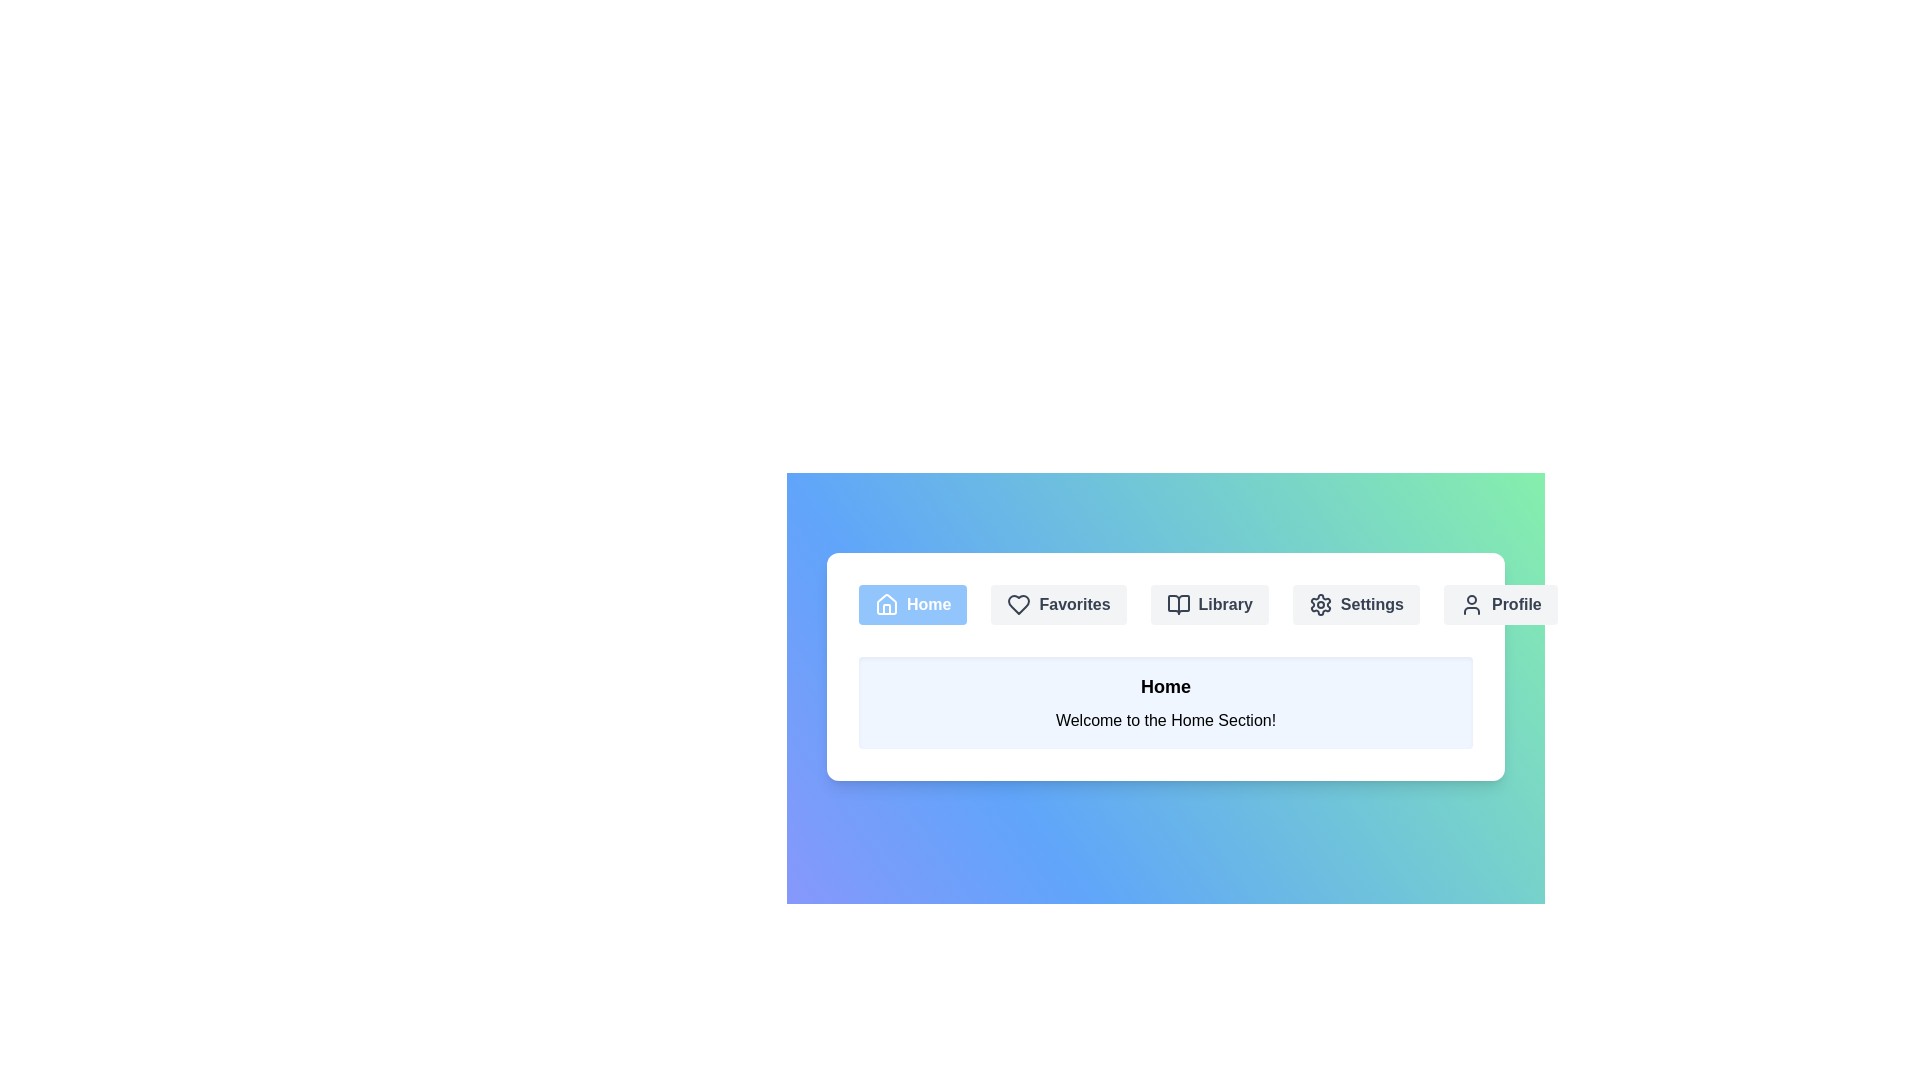  What do you see at coordinates (886, 604) in the screenshot?
I see `the house-shaped icon in the navigation area labeled 'Home'` at bounding box center [886, 604].